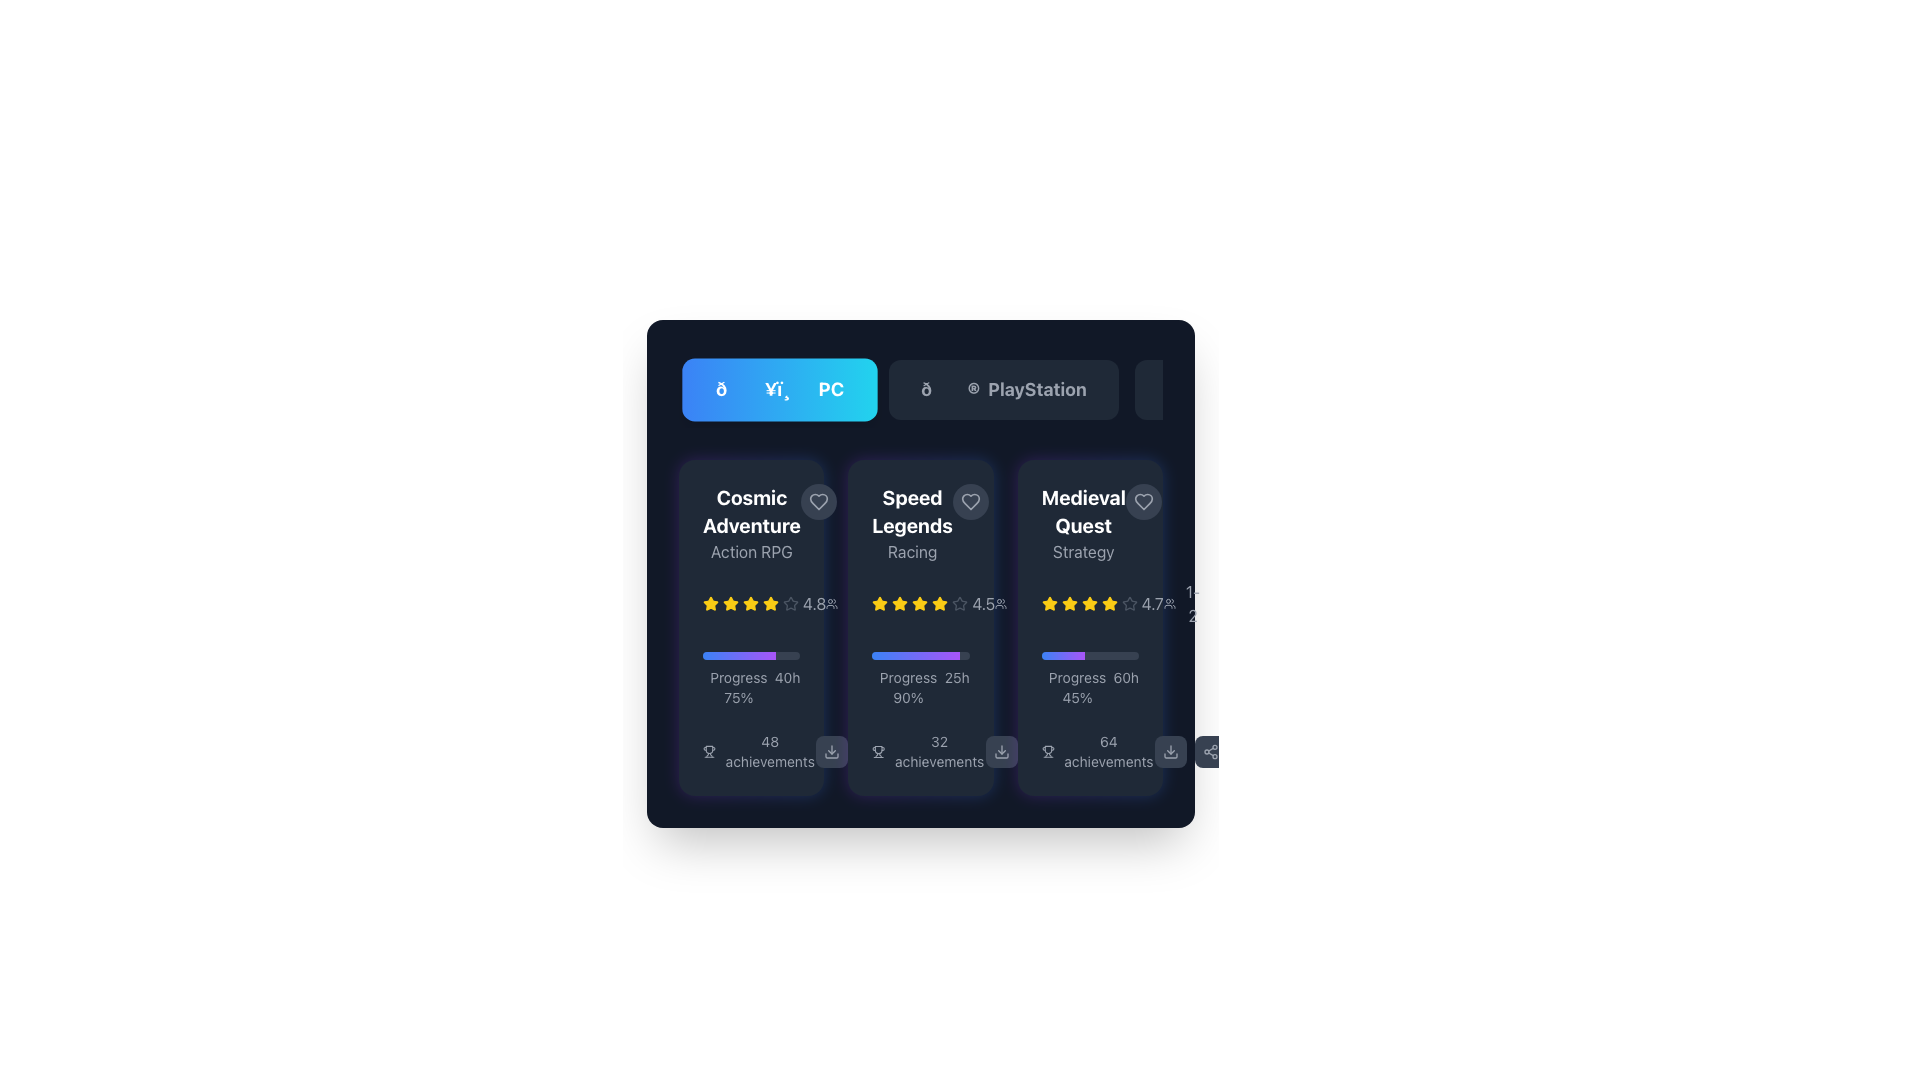 The height and width of the screenshot is (1080, 1920). I want to click on the share icon, which is a small light gray network symbol embedded in a dark gray rounded rectangular button located on the far right side of the interface, so click(872, 752).